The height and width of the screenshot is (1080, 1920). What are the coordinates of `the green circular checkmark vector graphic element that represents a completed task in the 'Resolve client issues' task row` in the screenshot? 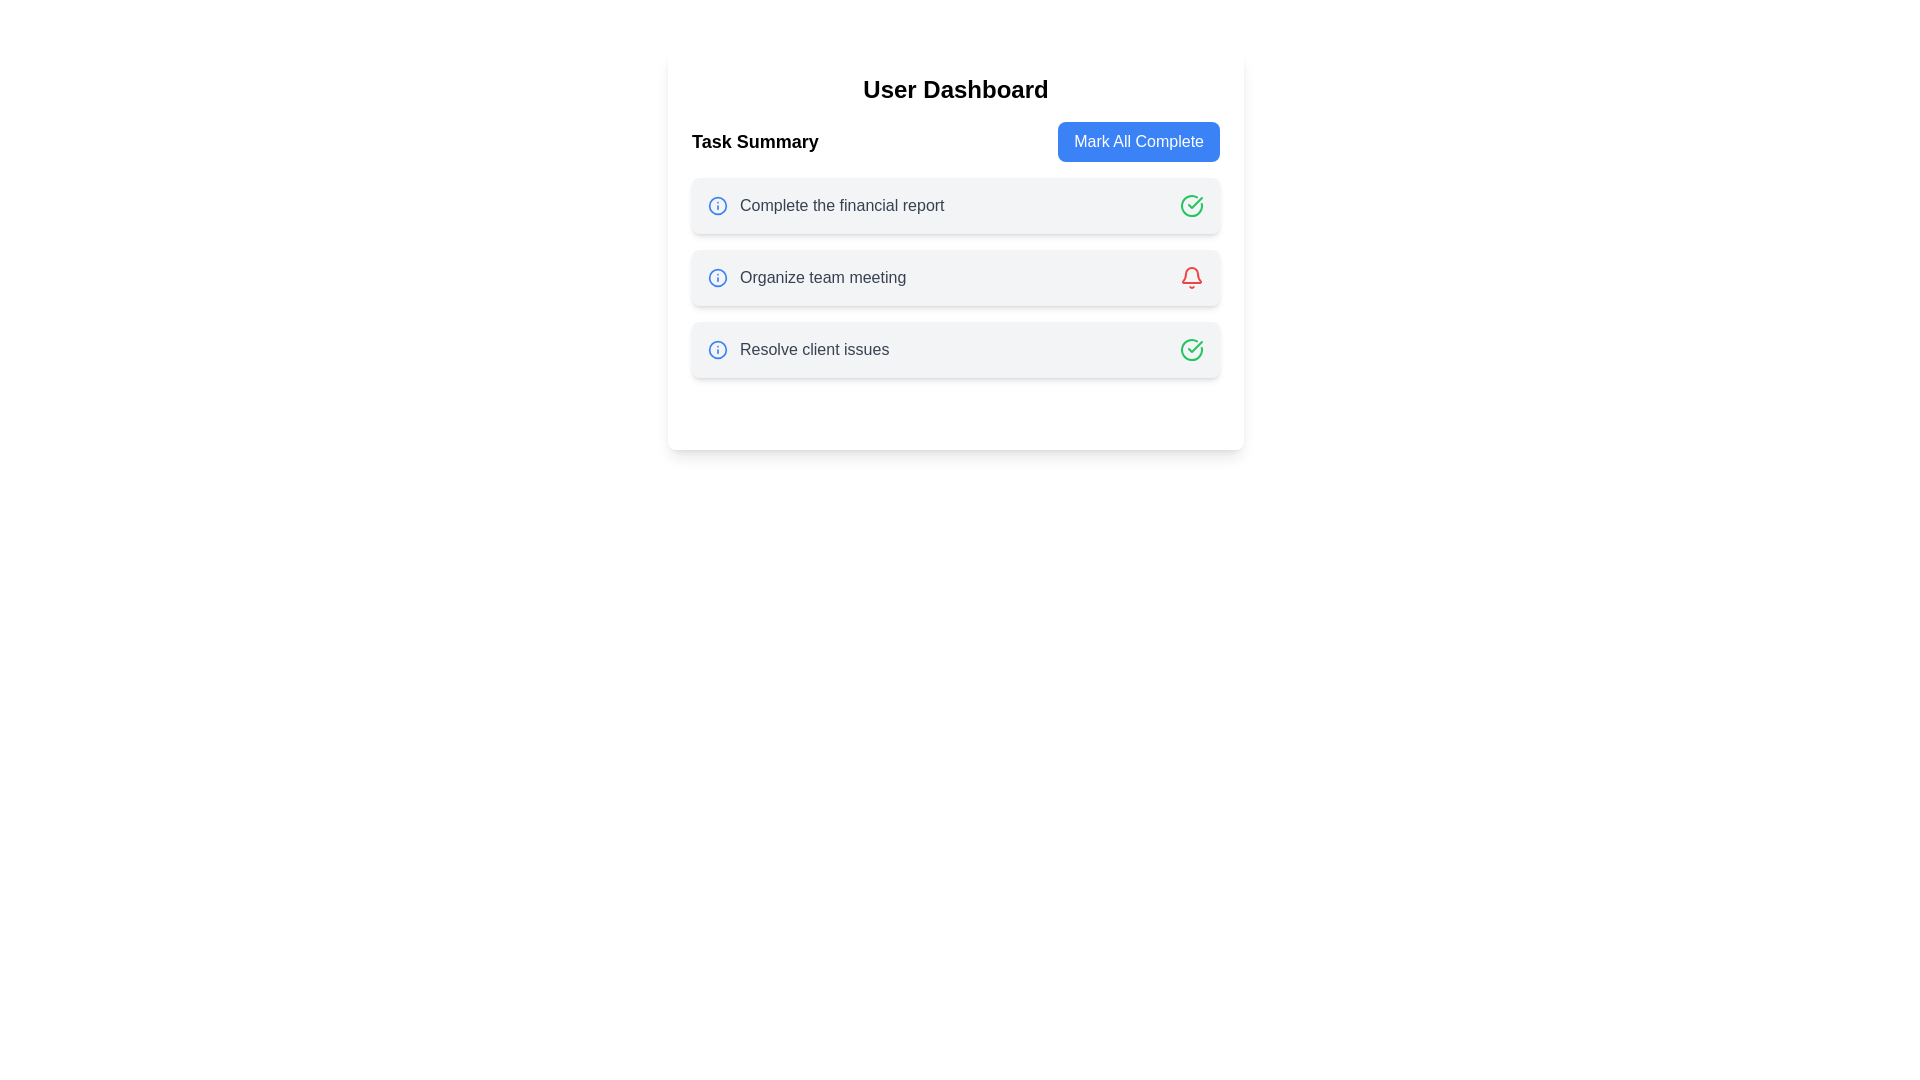 It's located at (1191, 205).